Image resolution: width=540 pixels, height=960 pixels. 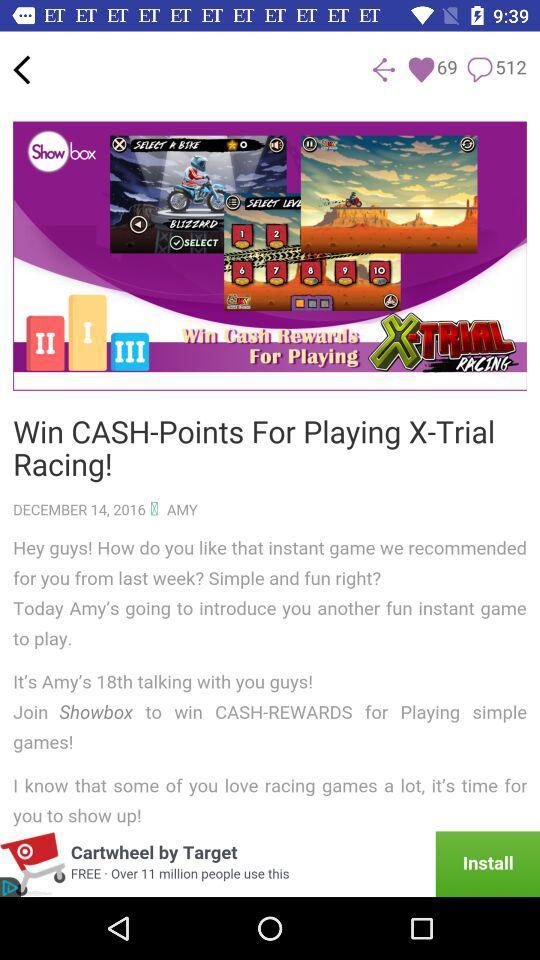 What do you see at coordinates (383, 69) in the screenshot?
I see `the share icon` at bounding box center [383, 69].